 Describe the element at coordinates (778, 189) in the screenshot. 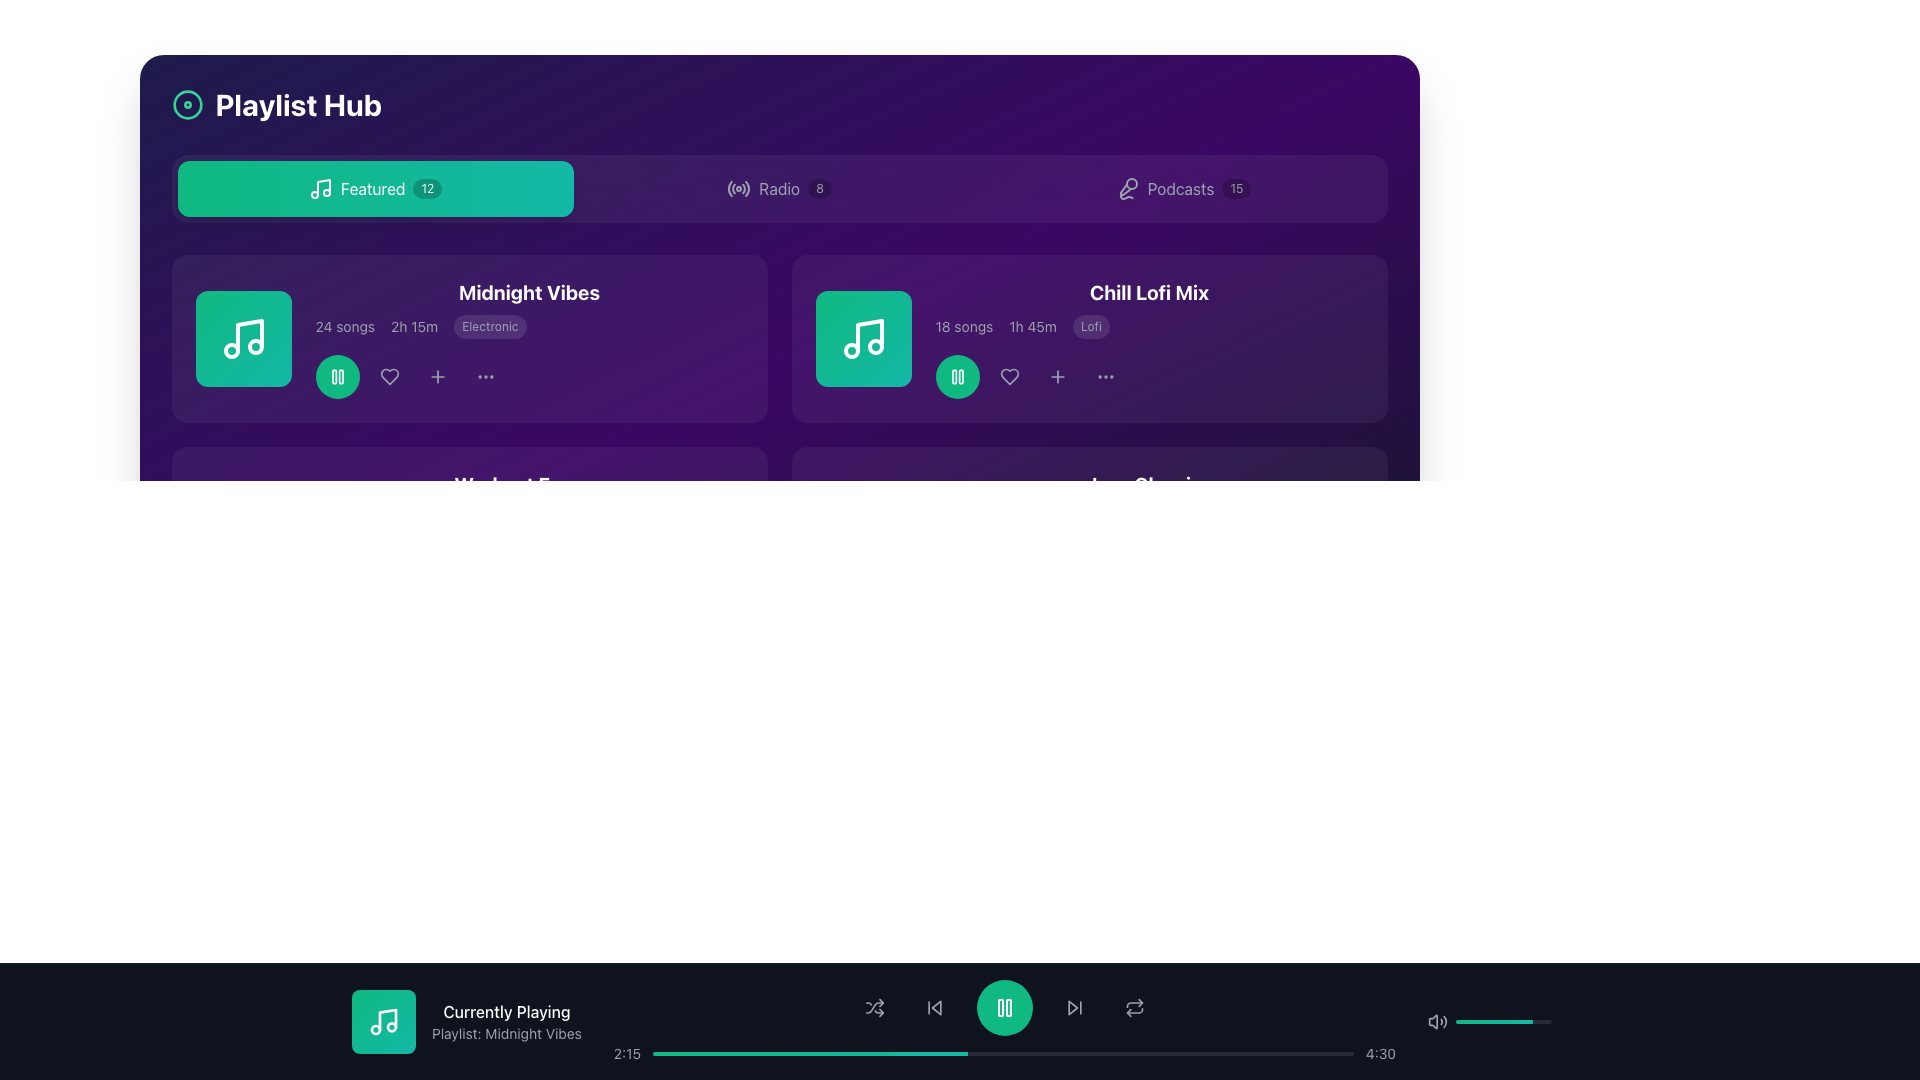

I see `the 'Radio' button or tab` at that location.